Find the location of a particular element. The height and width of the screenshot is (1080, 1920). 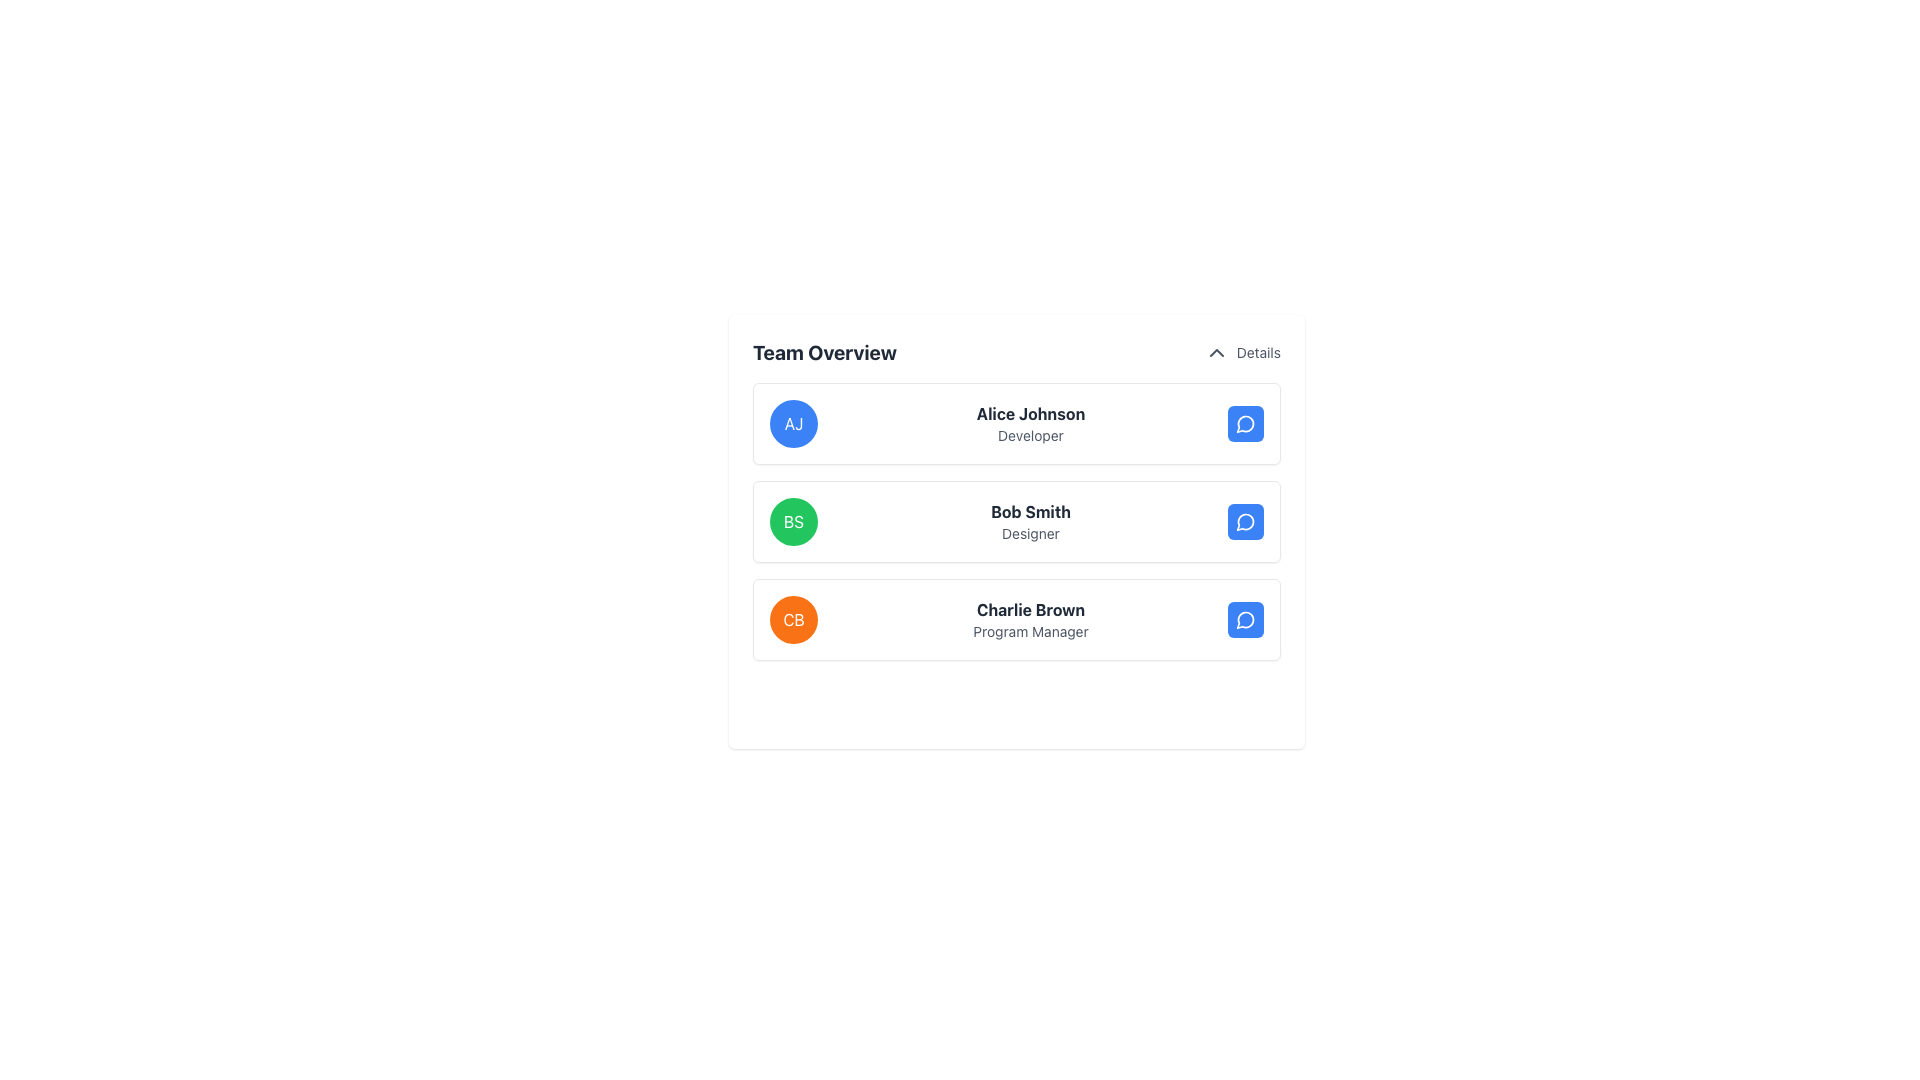

the upward-facing chevron icon next to the 'Details' label in the 'Team Overview' section is located at coordinates (1215, 352).